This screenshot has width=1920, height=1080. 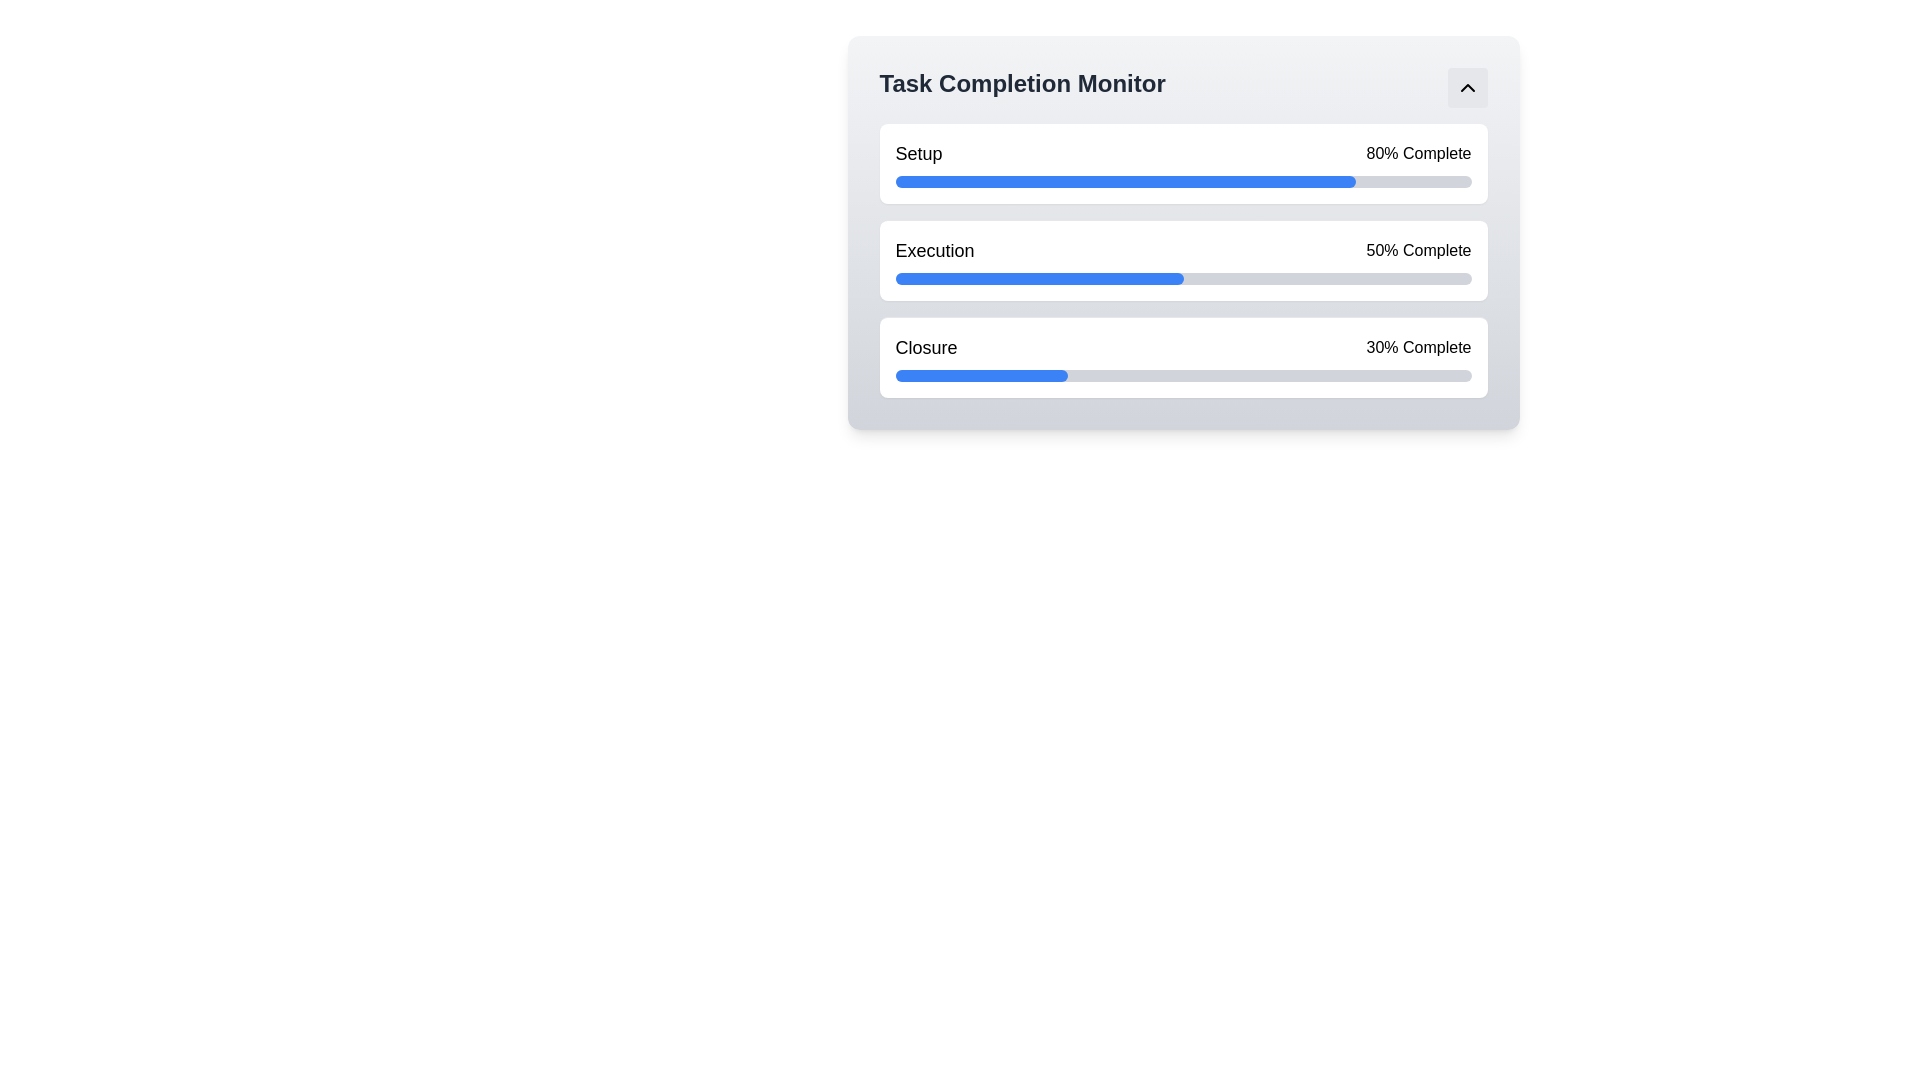 What do you see at coordinates (1183, 181) in the screenshot?
I see `the horizontal progress bar with a gray background and a filled blue segment, located beneath the text 'Setup' and '80% Complete' in the task completion monitor interface` at bounding box center [1183, 181].